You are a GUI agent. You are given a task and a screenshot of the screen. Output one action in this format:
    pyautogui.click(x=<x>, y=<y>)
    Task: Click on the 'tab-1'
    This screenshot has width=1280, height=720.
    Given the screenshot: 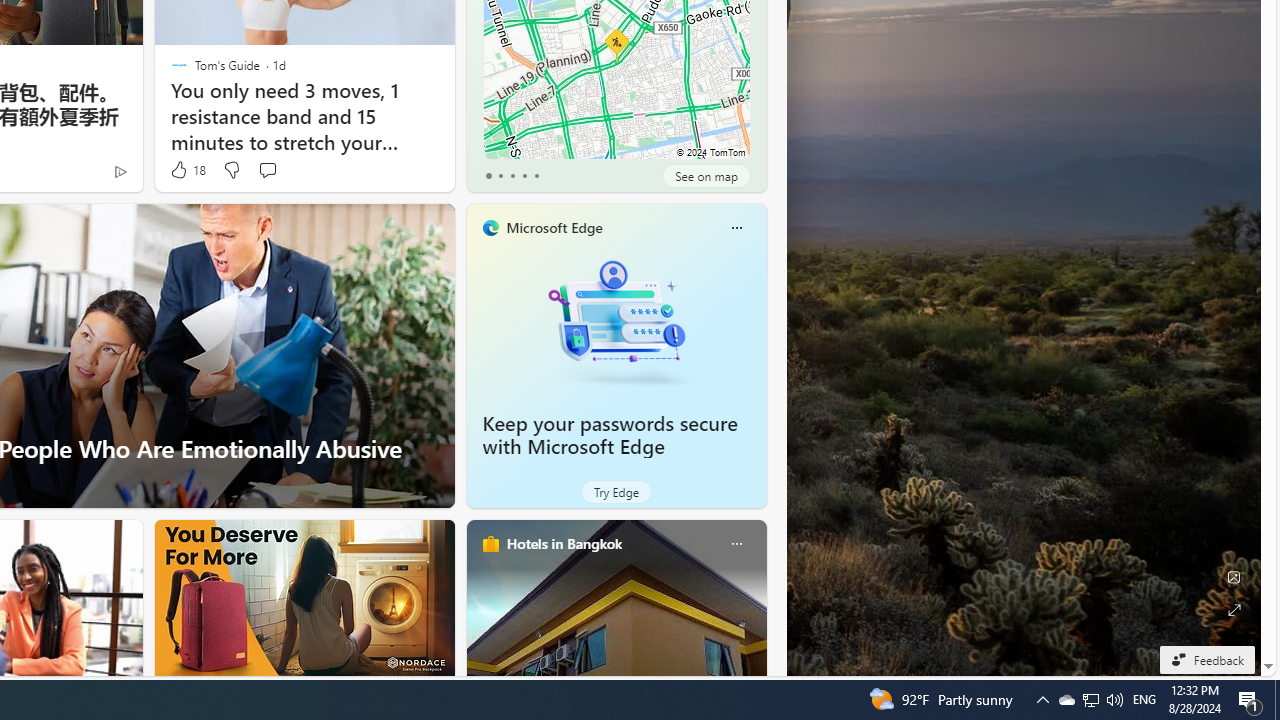 What is the action you would take?
    pyautogui.click(x=500, y=175)
    